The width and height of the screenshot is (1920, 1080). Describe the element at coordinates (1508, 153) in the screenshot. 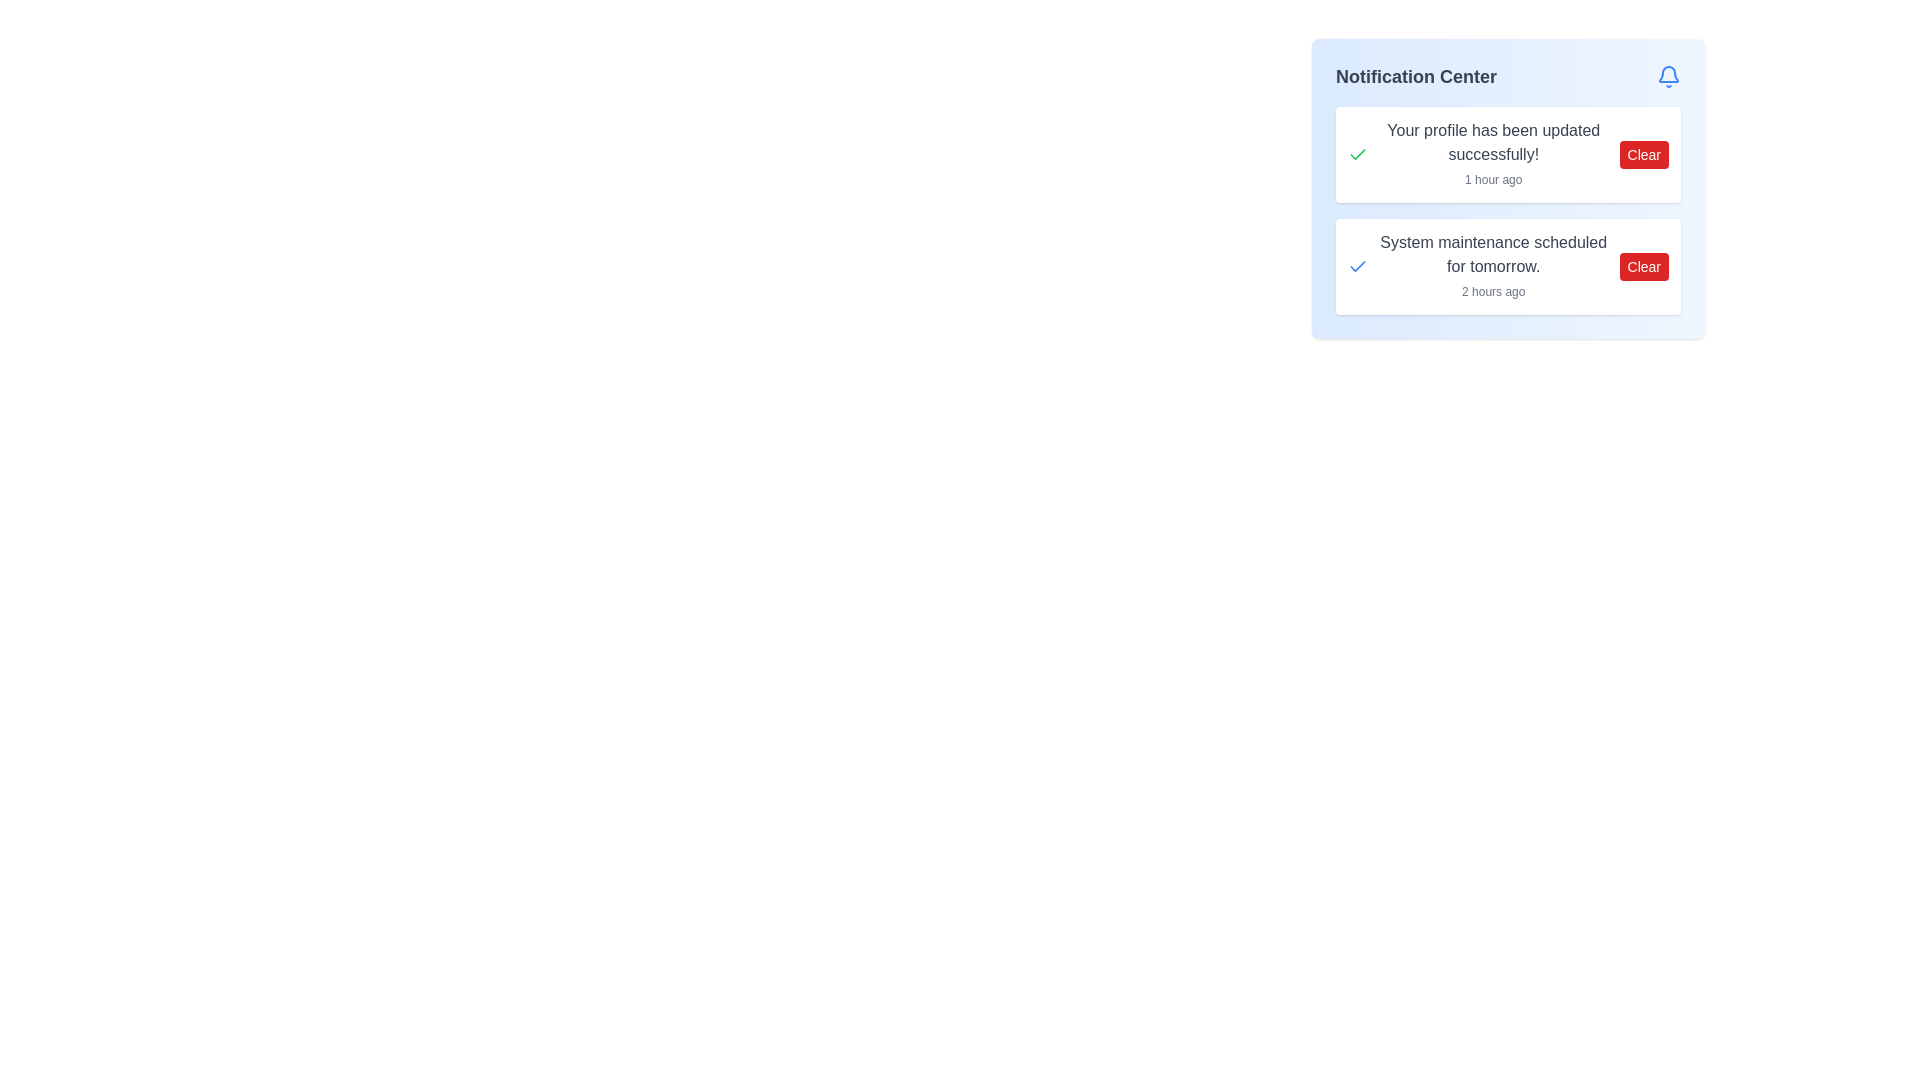

I see `notification message in the first notification box located below the 'Notification Center' heading` at that location.